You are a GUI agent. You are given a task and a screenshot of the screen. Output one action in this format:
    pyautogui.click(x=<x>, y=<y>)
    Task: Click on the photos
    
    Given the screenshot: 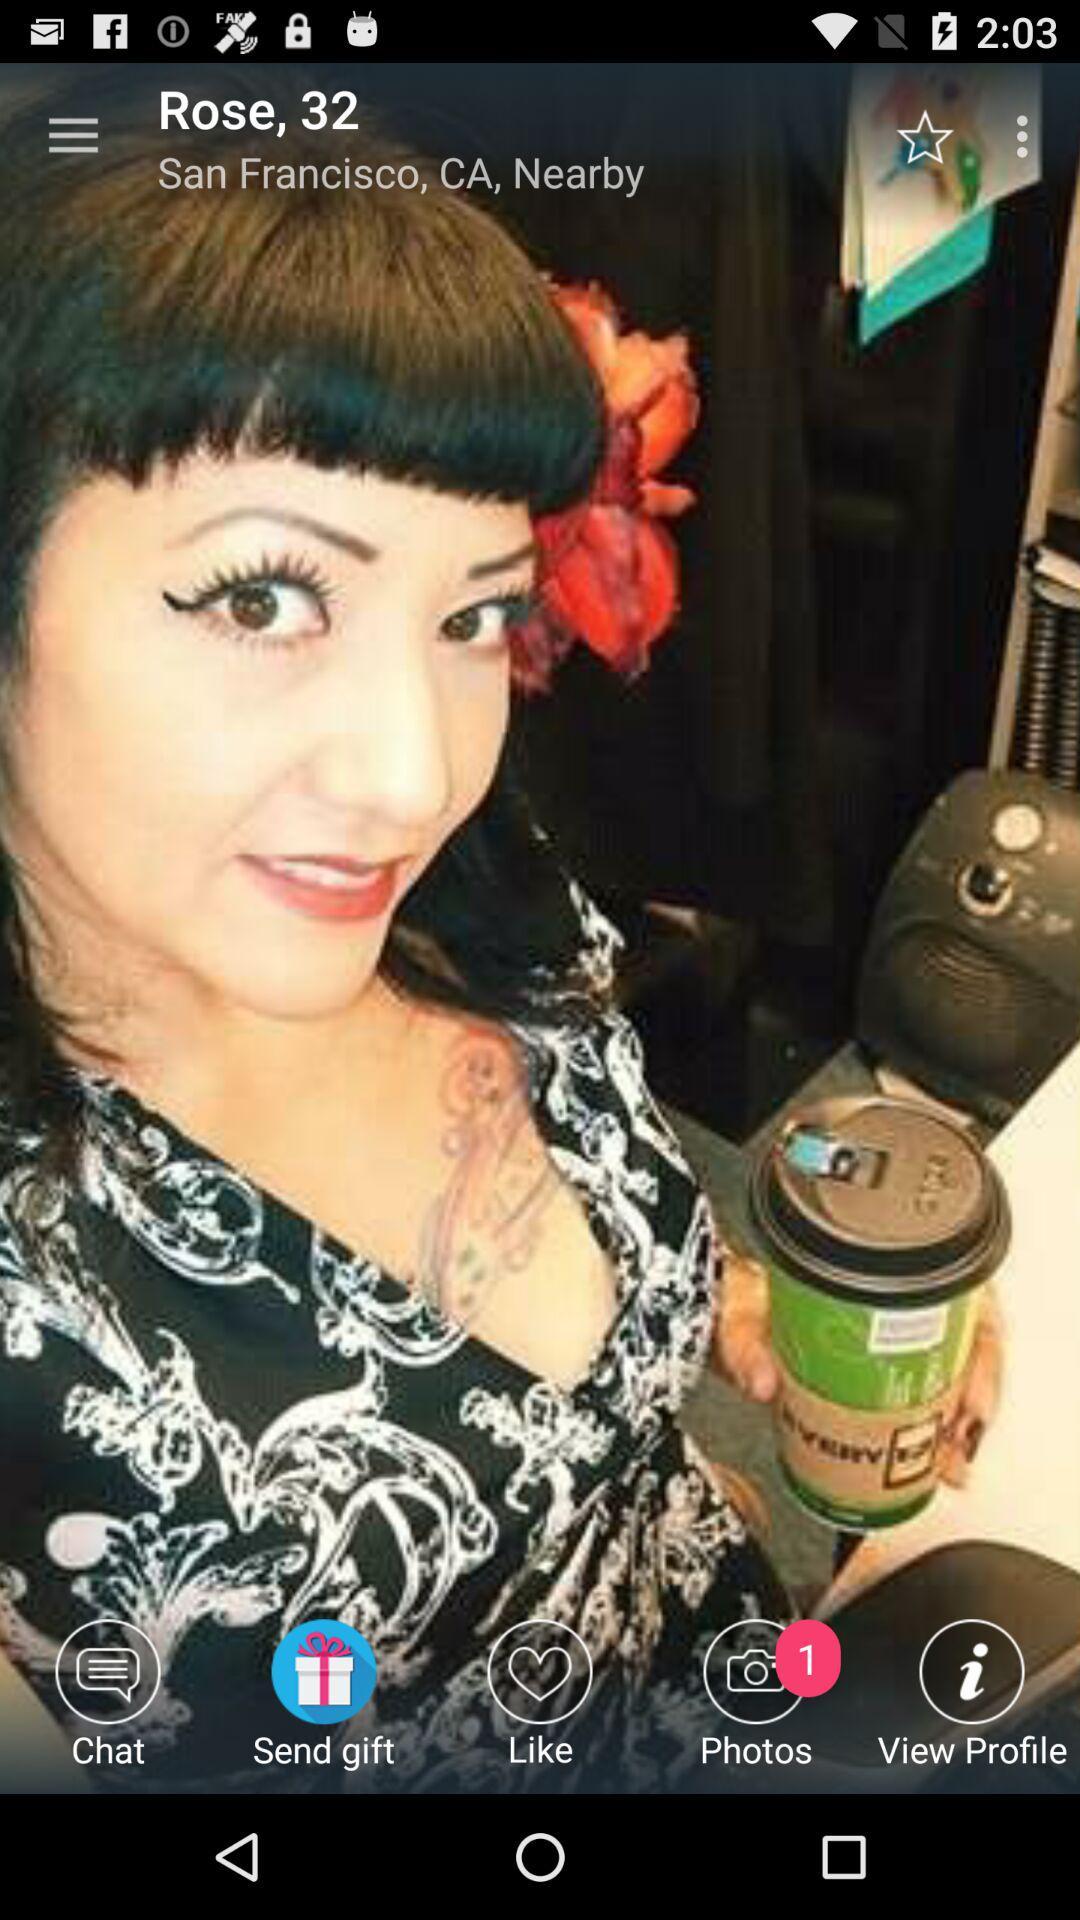 What is the action you would take?
    pyautogui.click(x=756, y=1705)
    